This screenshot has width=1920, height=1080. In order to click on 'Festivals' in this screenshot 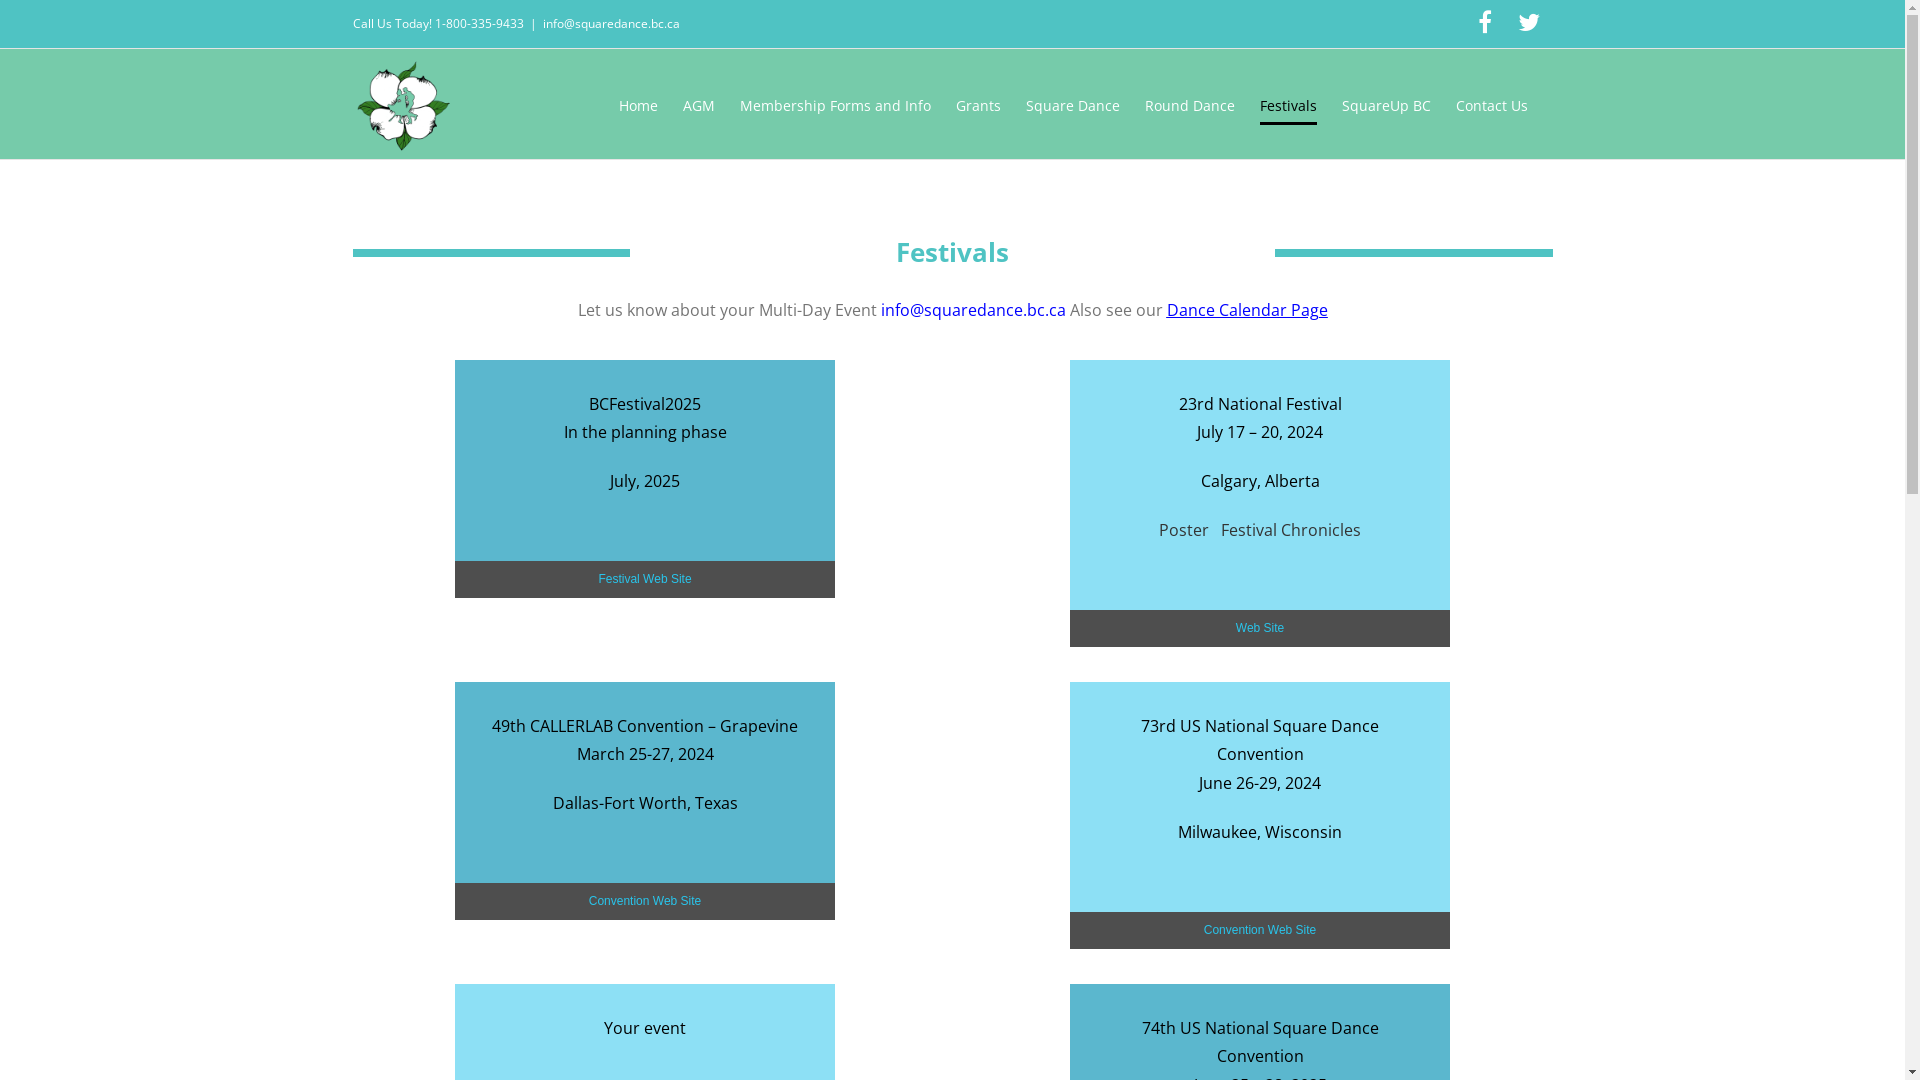, I will do `click(1288, 105)`.